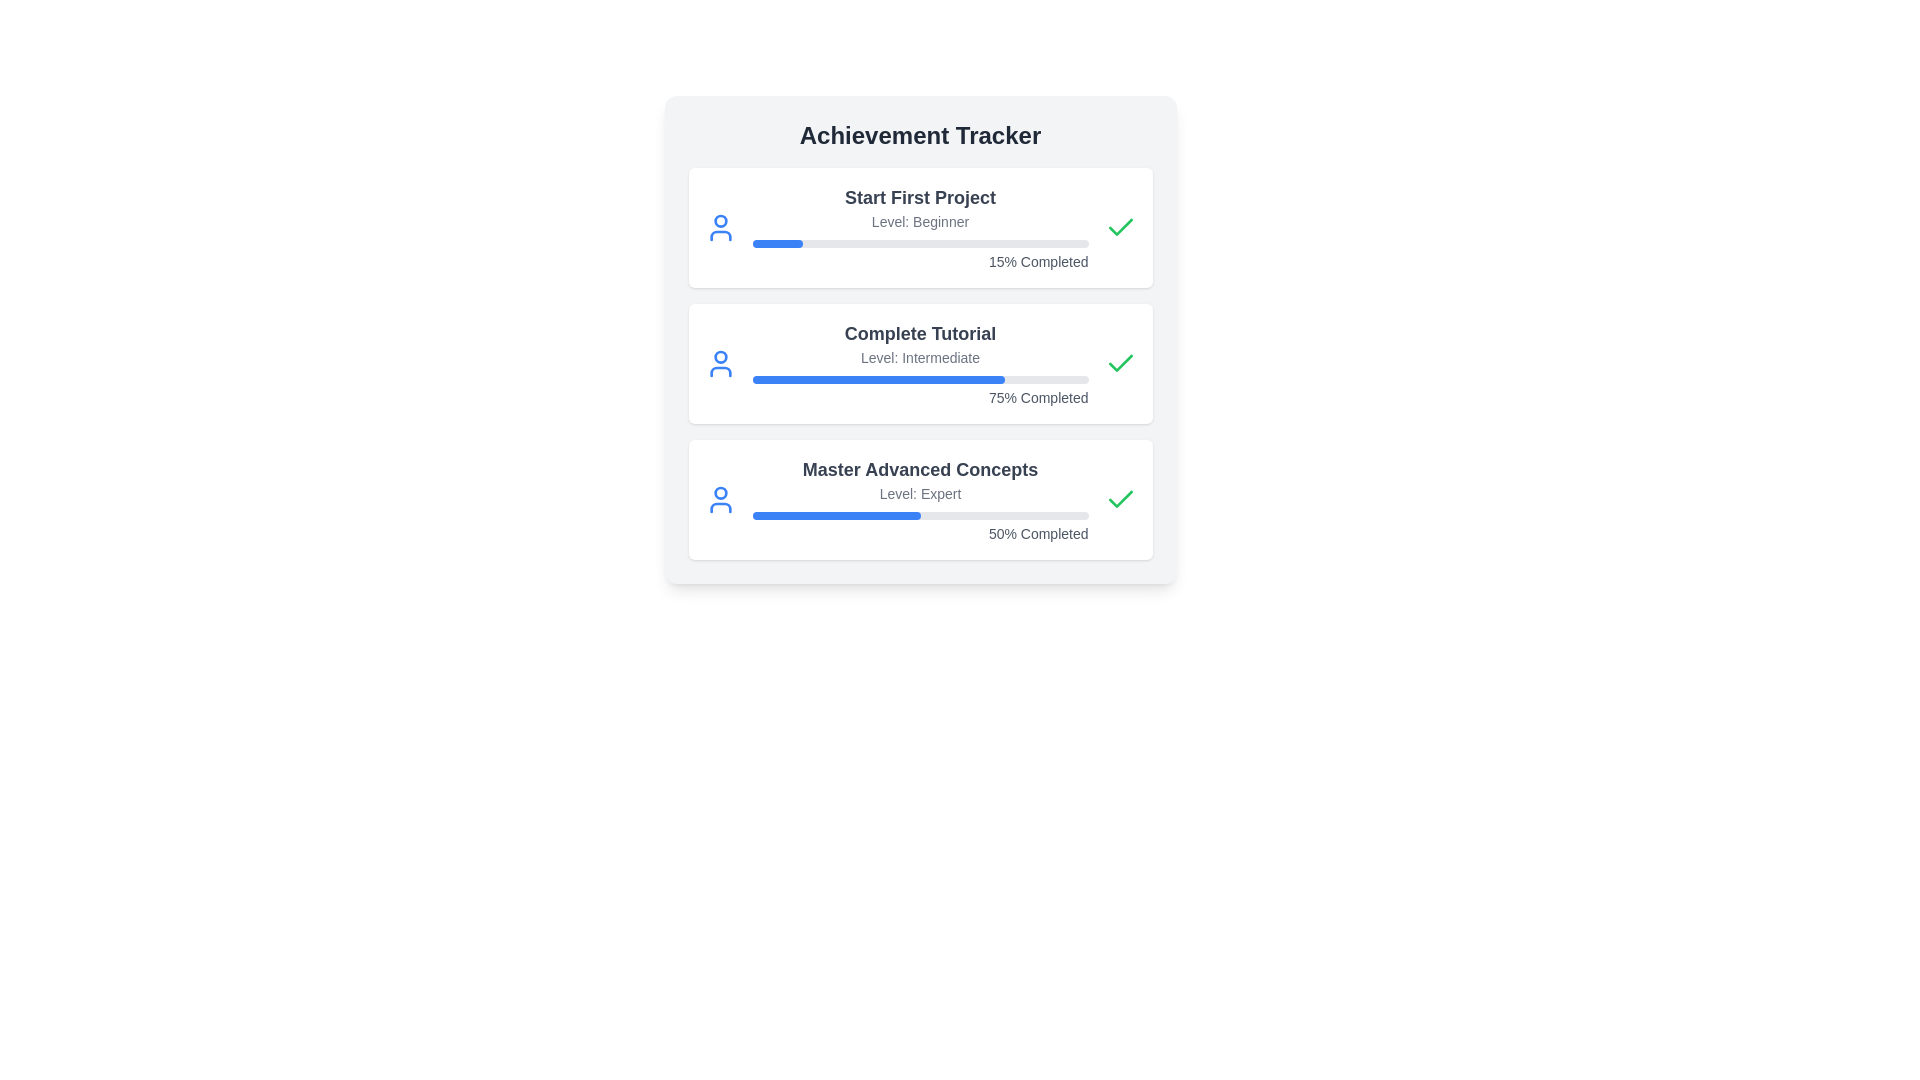  I want to click on the Progress Bar indicating the completion of the 'Start First Project' task, which shows that 15% of the task is completed, so click(919, 242).